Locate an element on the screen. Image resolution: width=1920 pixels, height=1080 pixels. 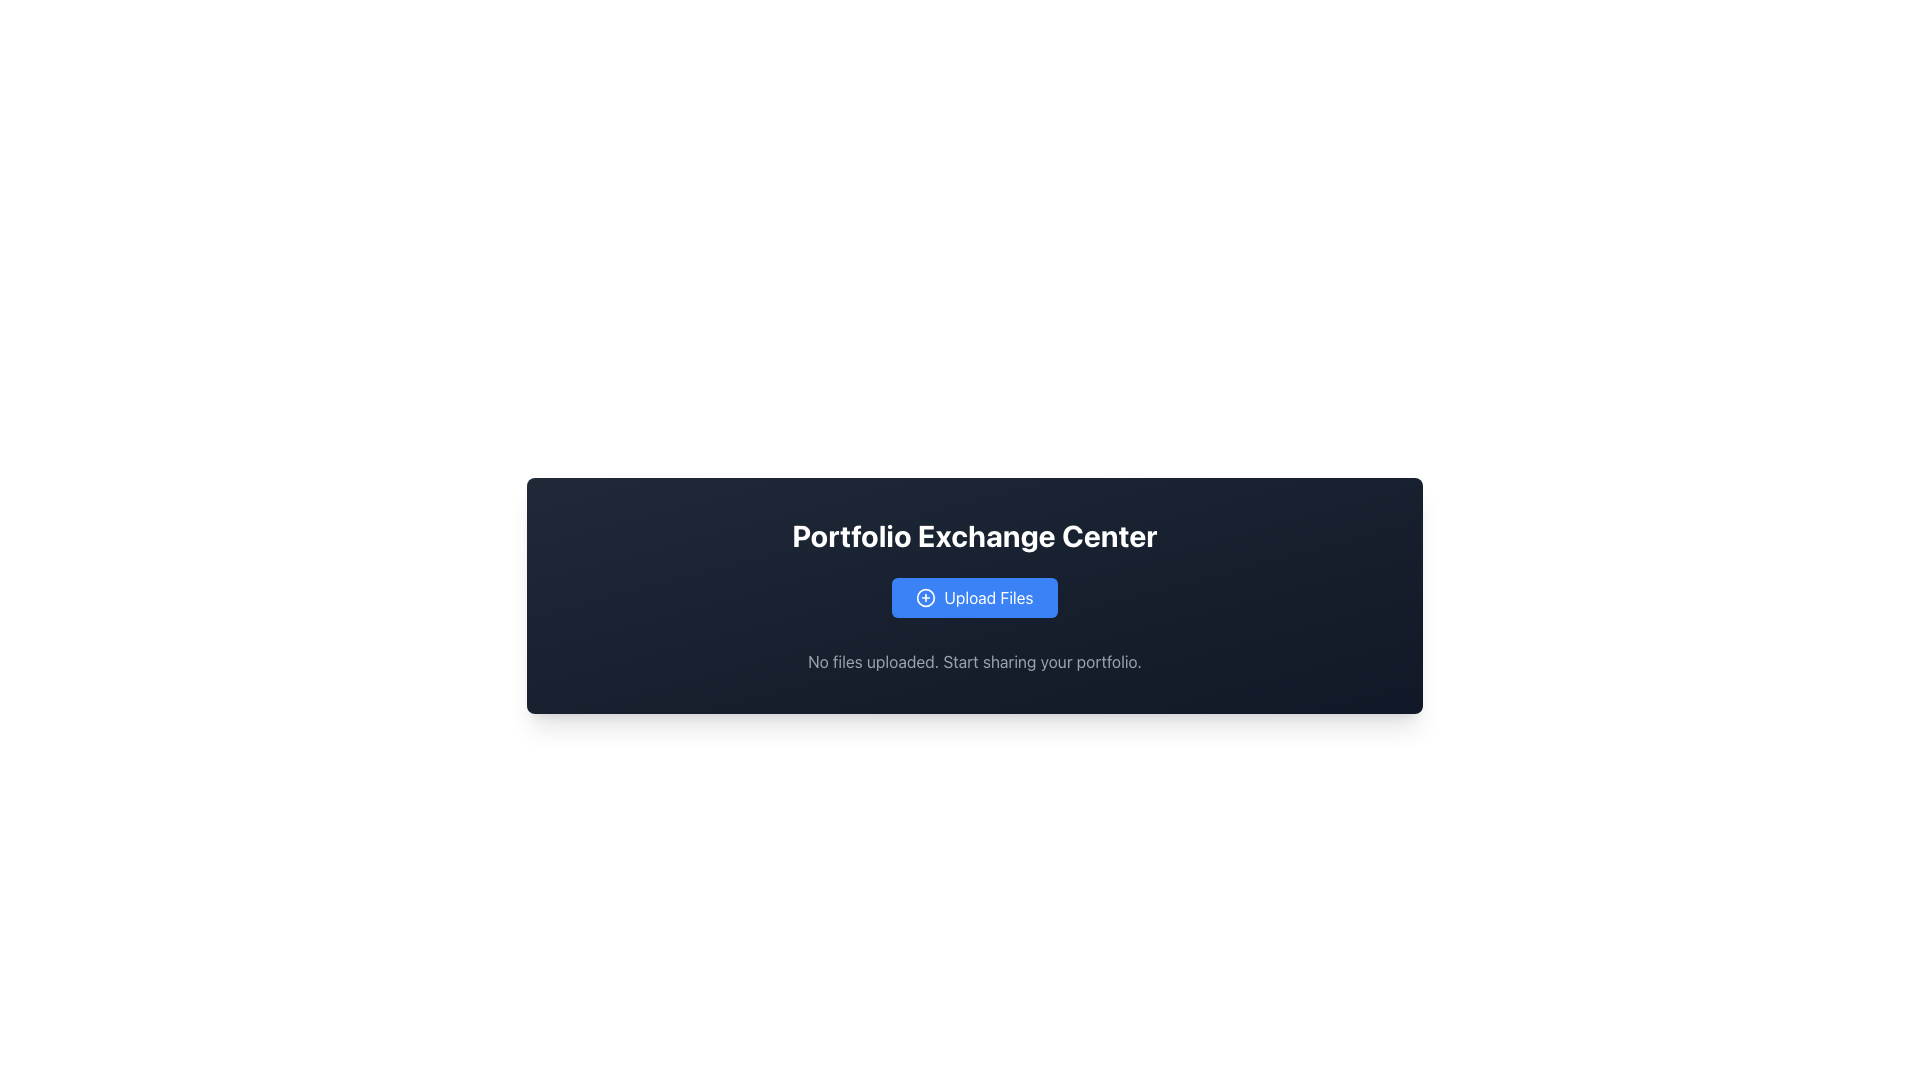
the icon located inside the 'Upload Files' button, which is to the left of the text label and positioned centrally within the 'Portfolio Exchange Center' is located at coordinates (925, 596).